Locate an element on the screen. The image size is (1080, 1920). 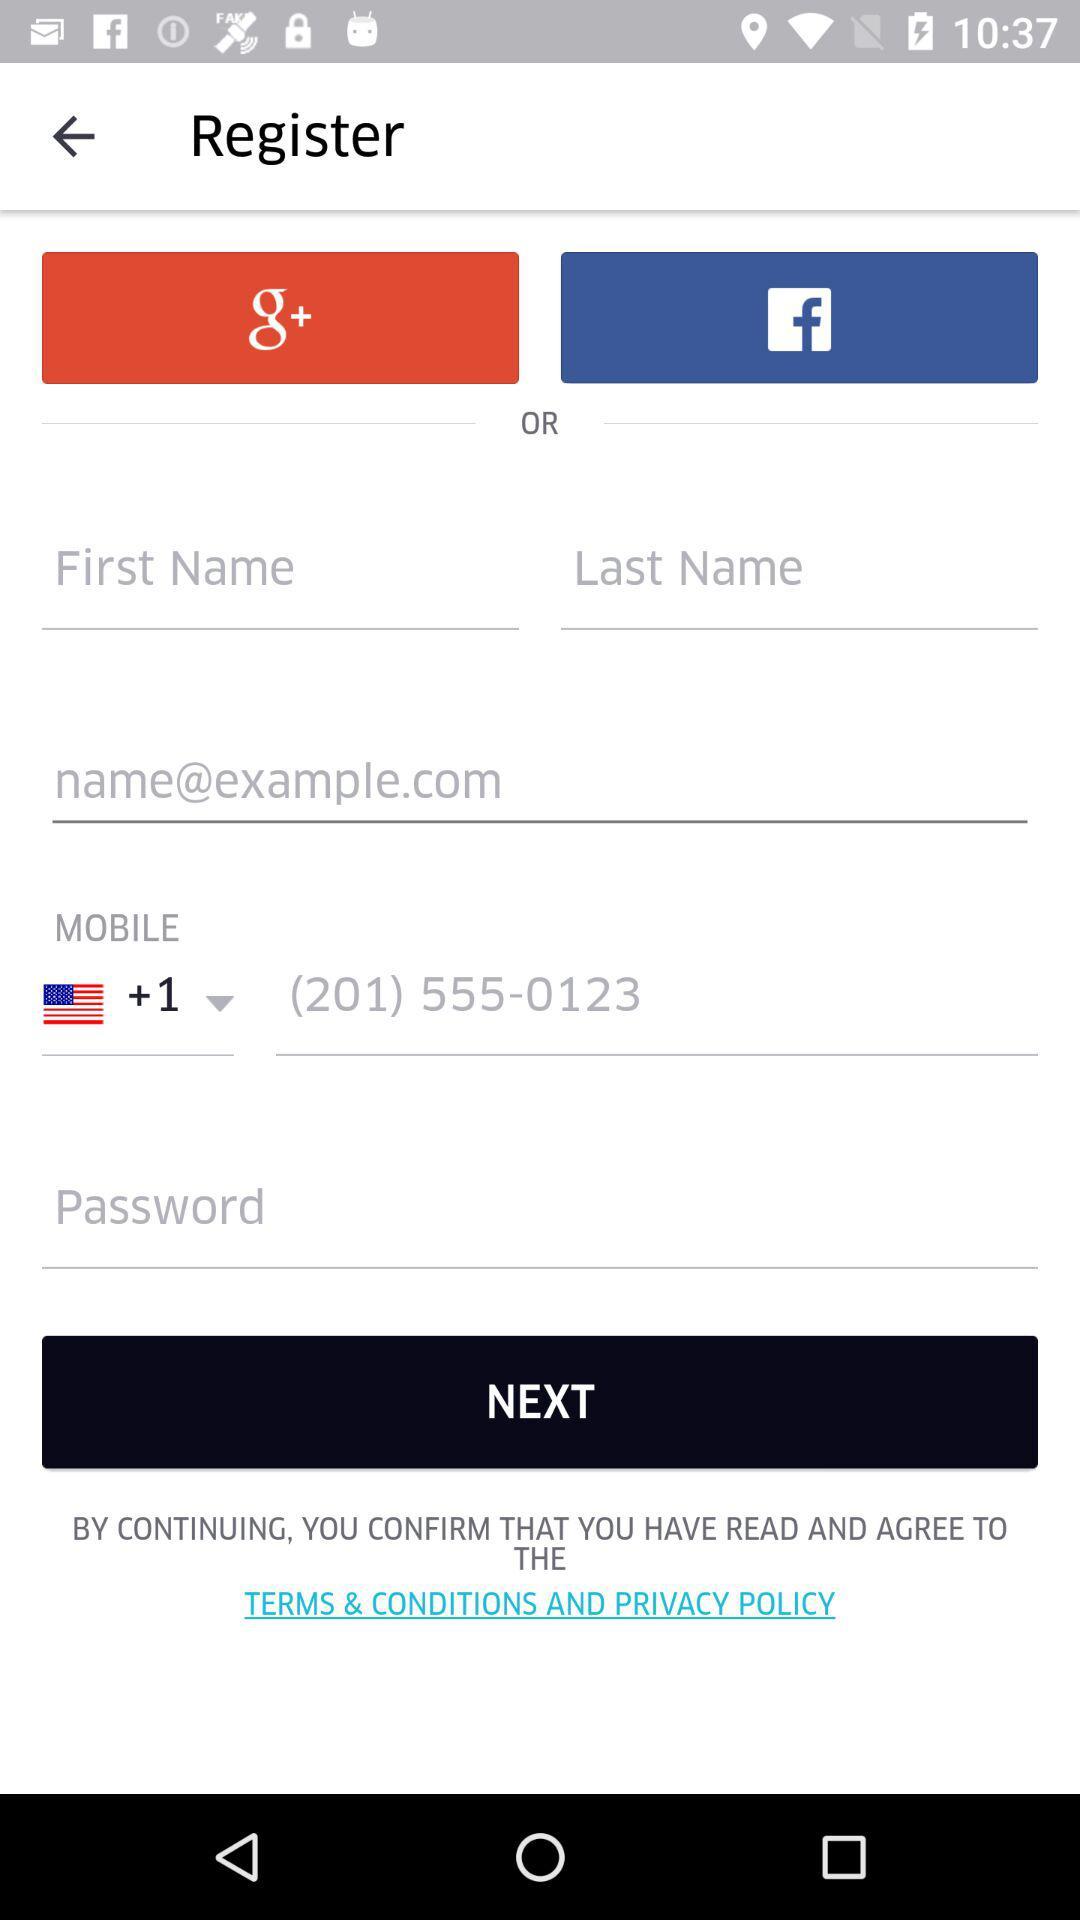
contact number filling area is located at coordinates (656, 1004).